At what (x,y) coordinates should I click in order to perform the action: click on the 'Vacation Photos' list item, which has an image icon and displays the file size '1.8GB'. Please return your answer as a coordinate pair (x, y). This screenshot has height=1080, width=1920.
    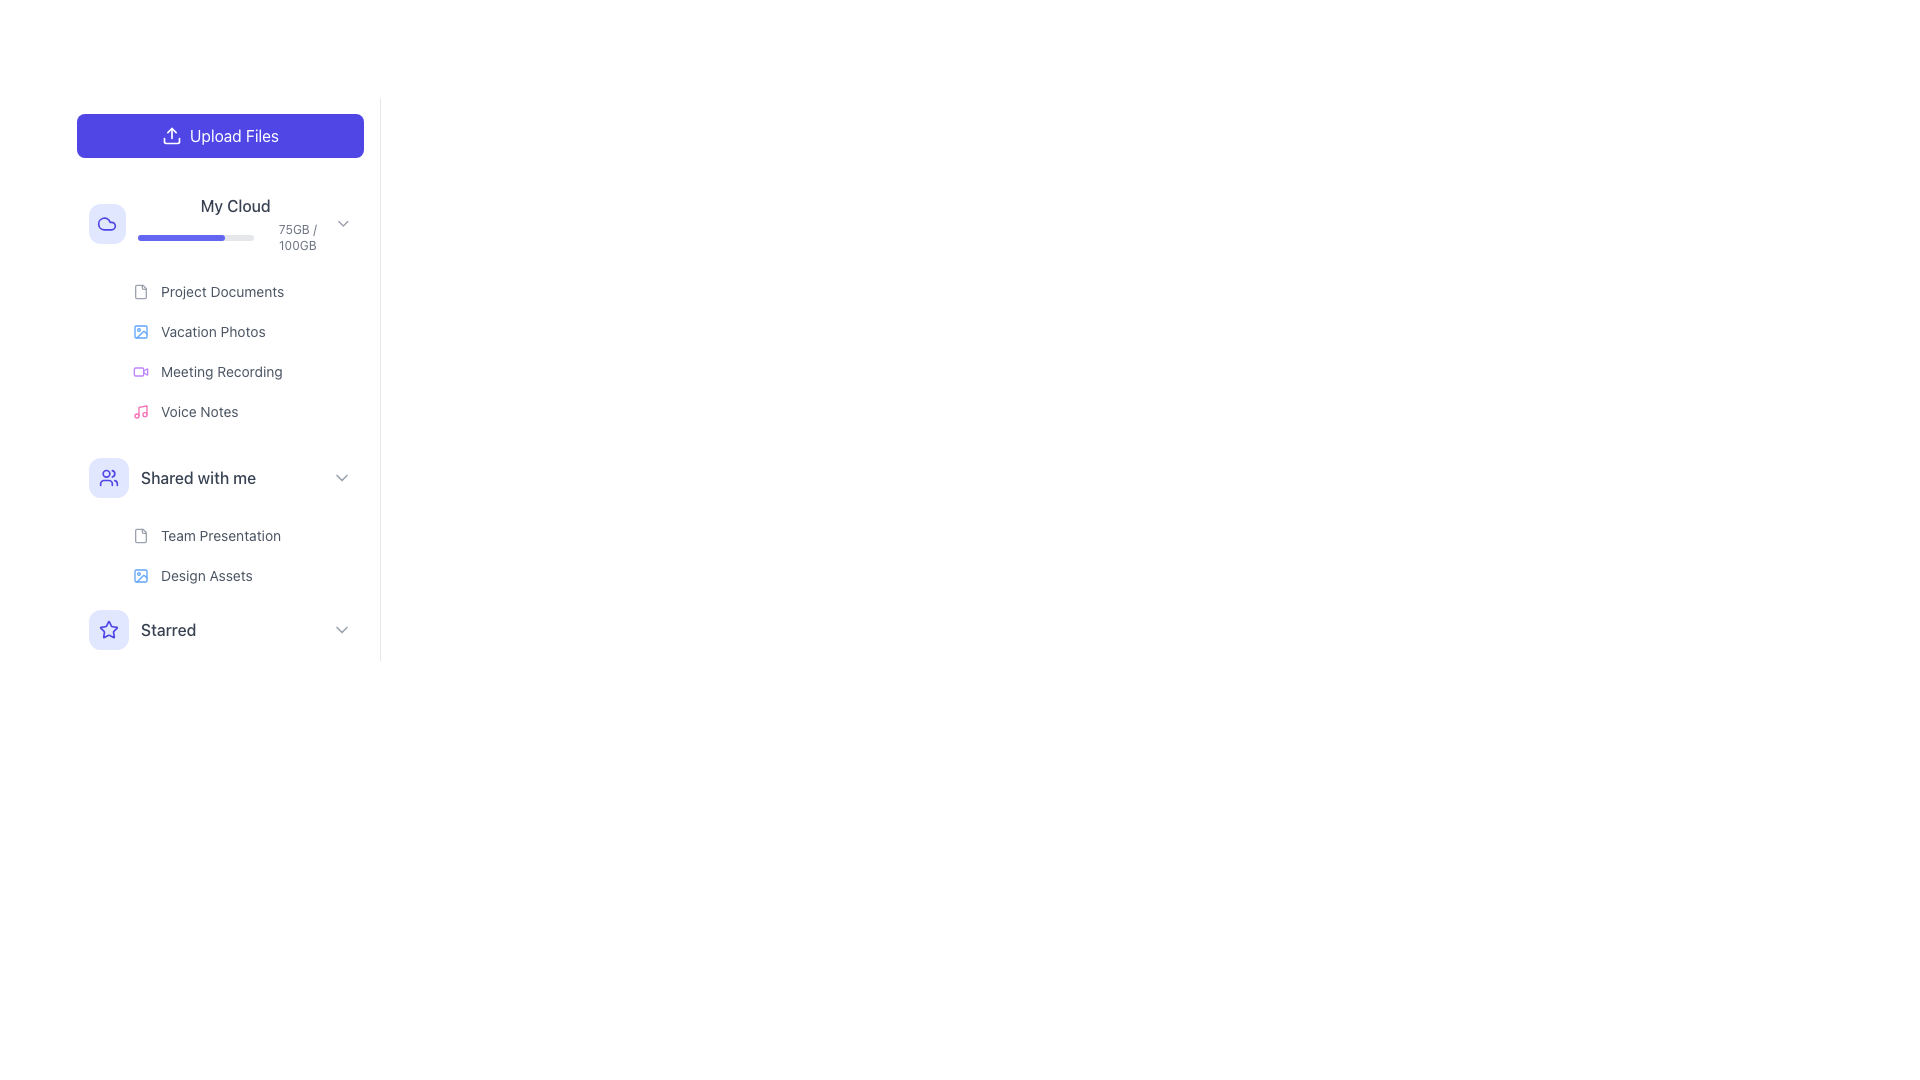
    Looking at the image, I should click on (243, 350).